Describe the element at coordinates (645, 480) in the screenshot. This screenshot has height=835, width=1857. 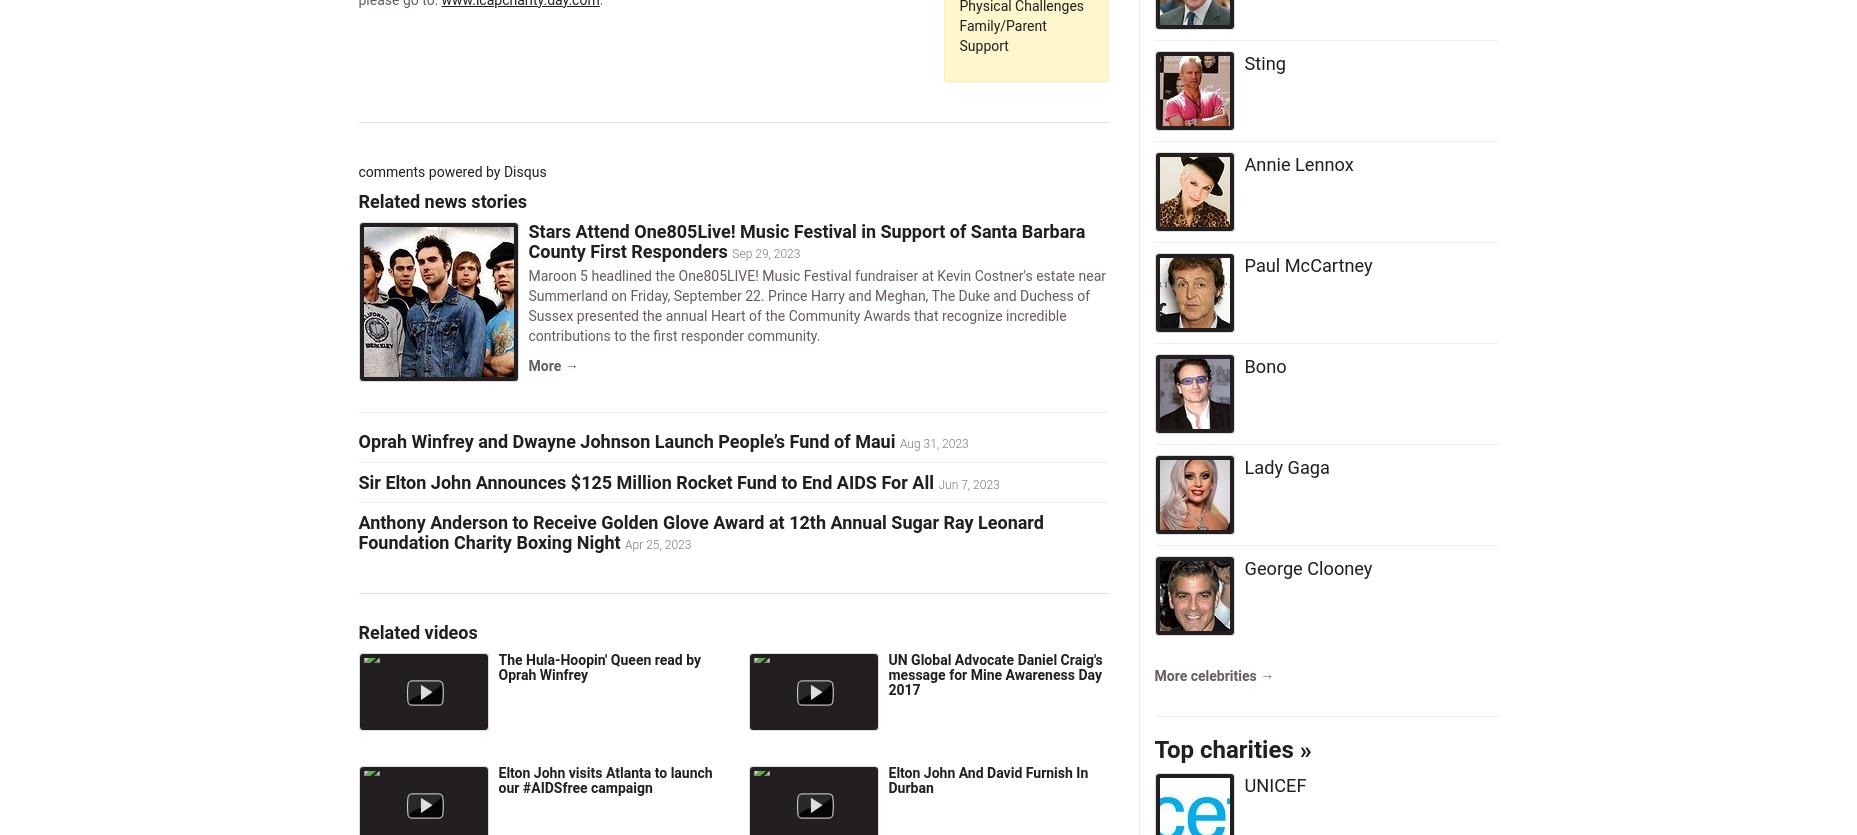
I see `'Sir Elton John Announces $125 Million Rocket Fund to End AIDS For All'` at that location.